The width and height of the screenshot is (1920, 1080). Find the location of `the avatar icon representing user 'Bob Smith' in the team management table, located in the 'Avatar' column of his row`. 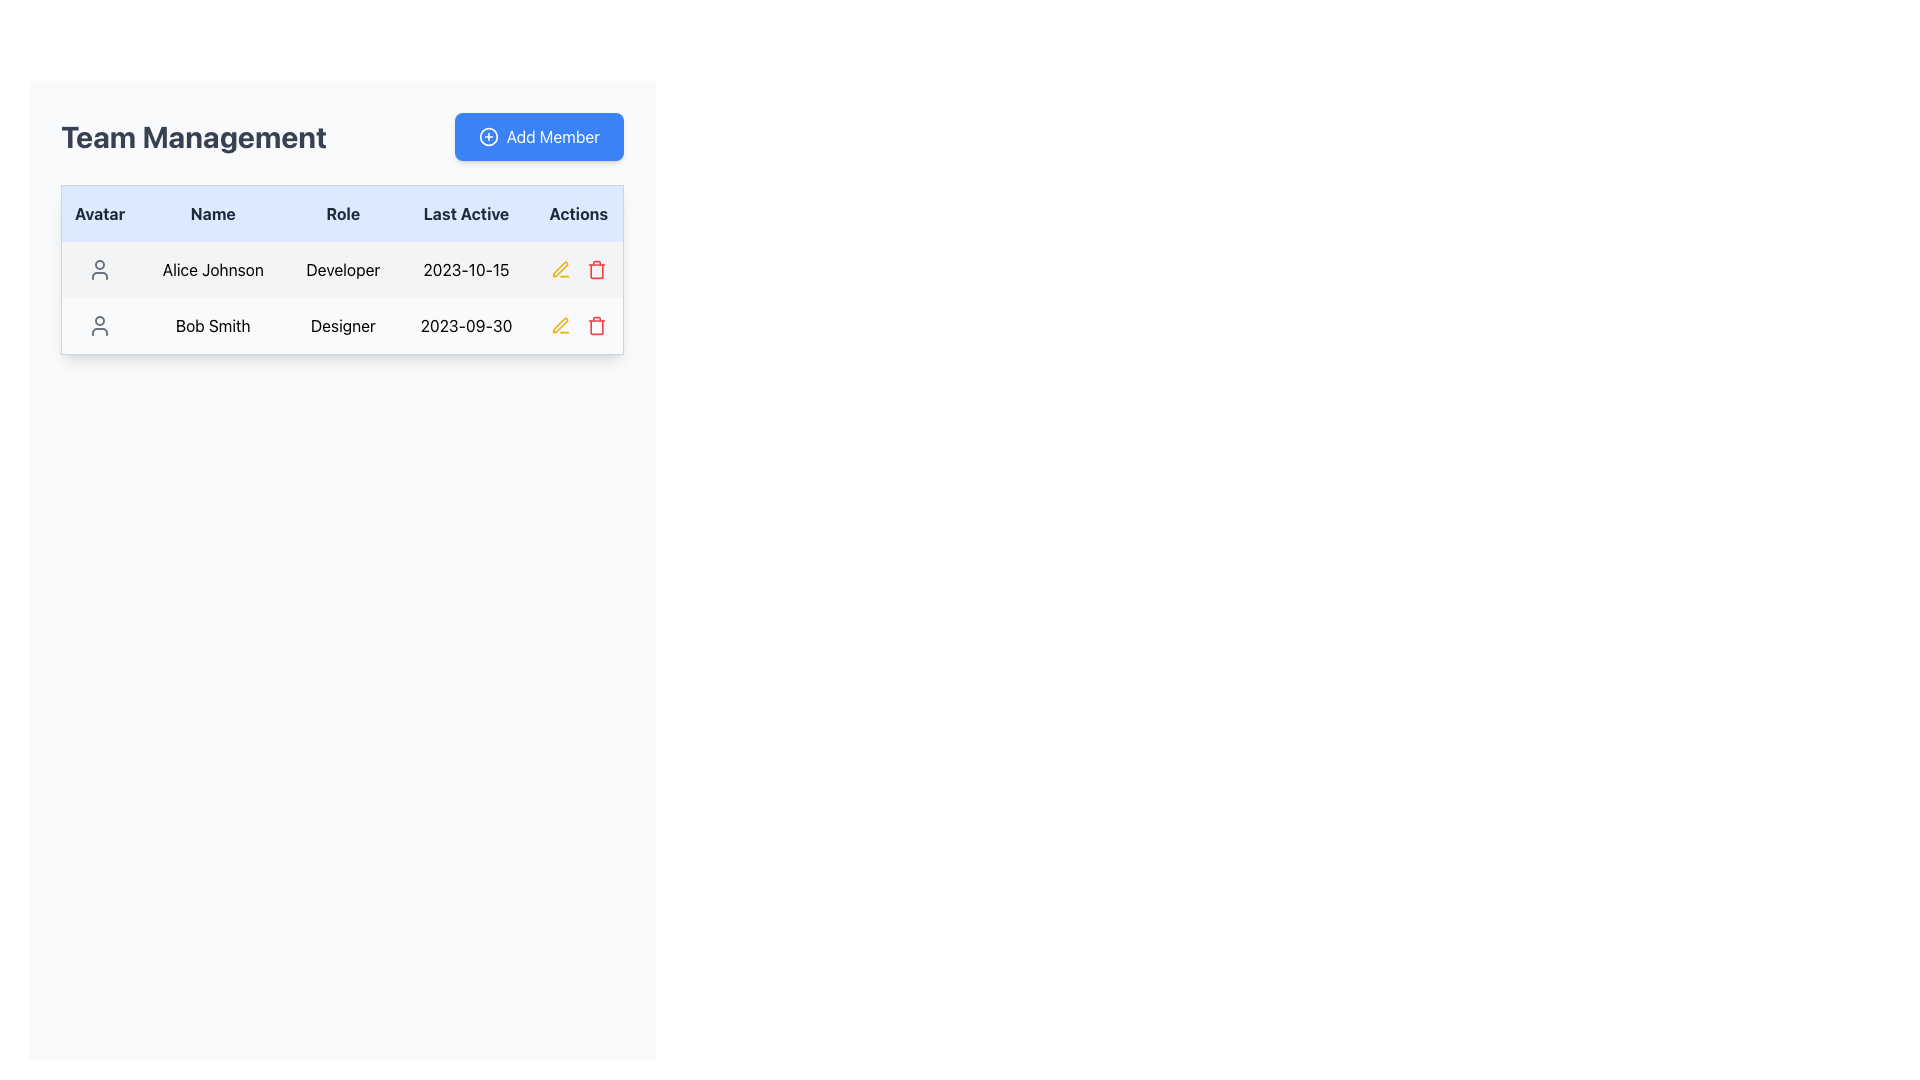

the avatar icon representing user 'Bob Smith' in the team management table, located in the 'Avatar' column of his row is located at coordinates (98, 325).